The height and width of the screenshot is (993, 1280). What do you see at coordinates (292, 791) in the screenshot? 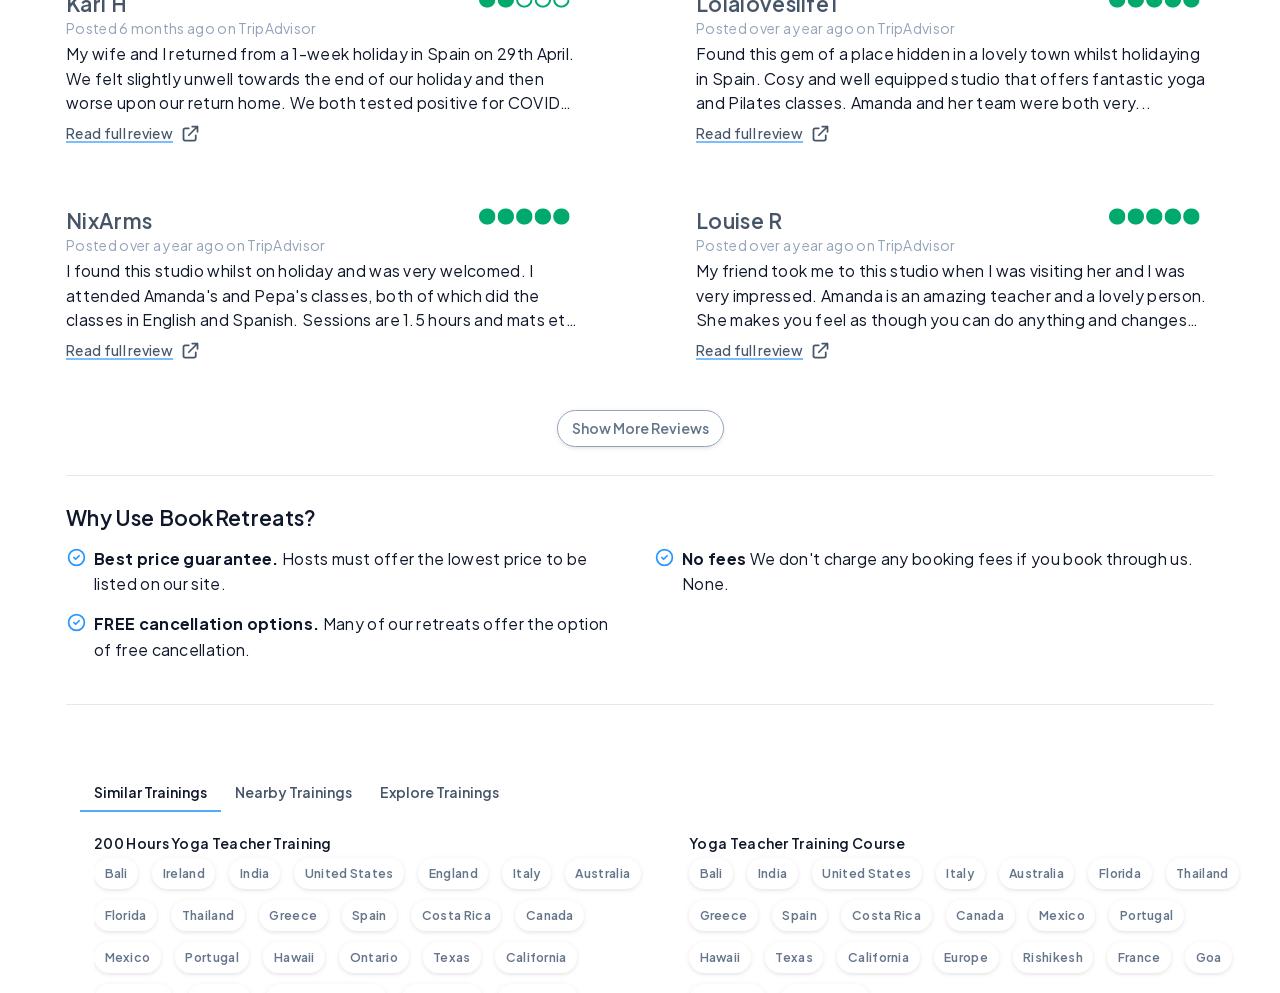
I see `'Nearby Trainings'` at bounding box center [292, 791].